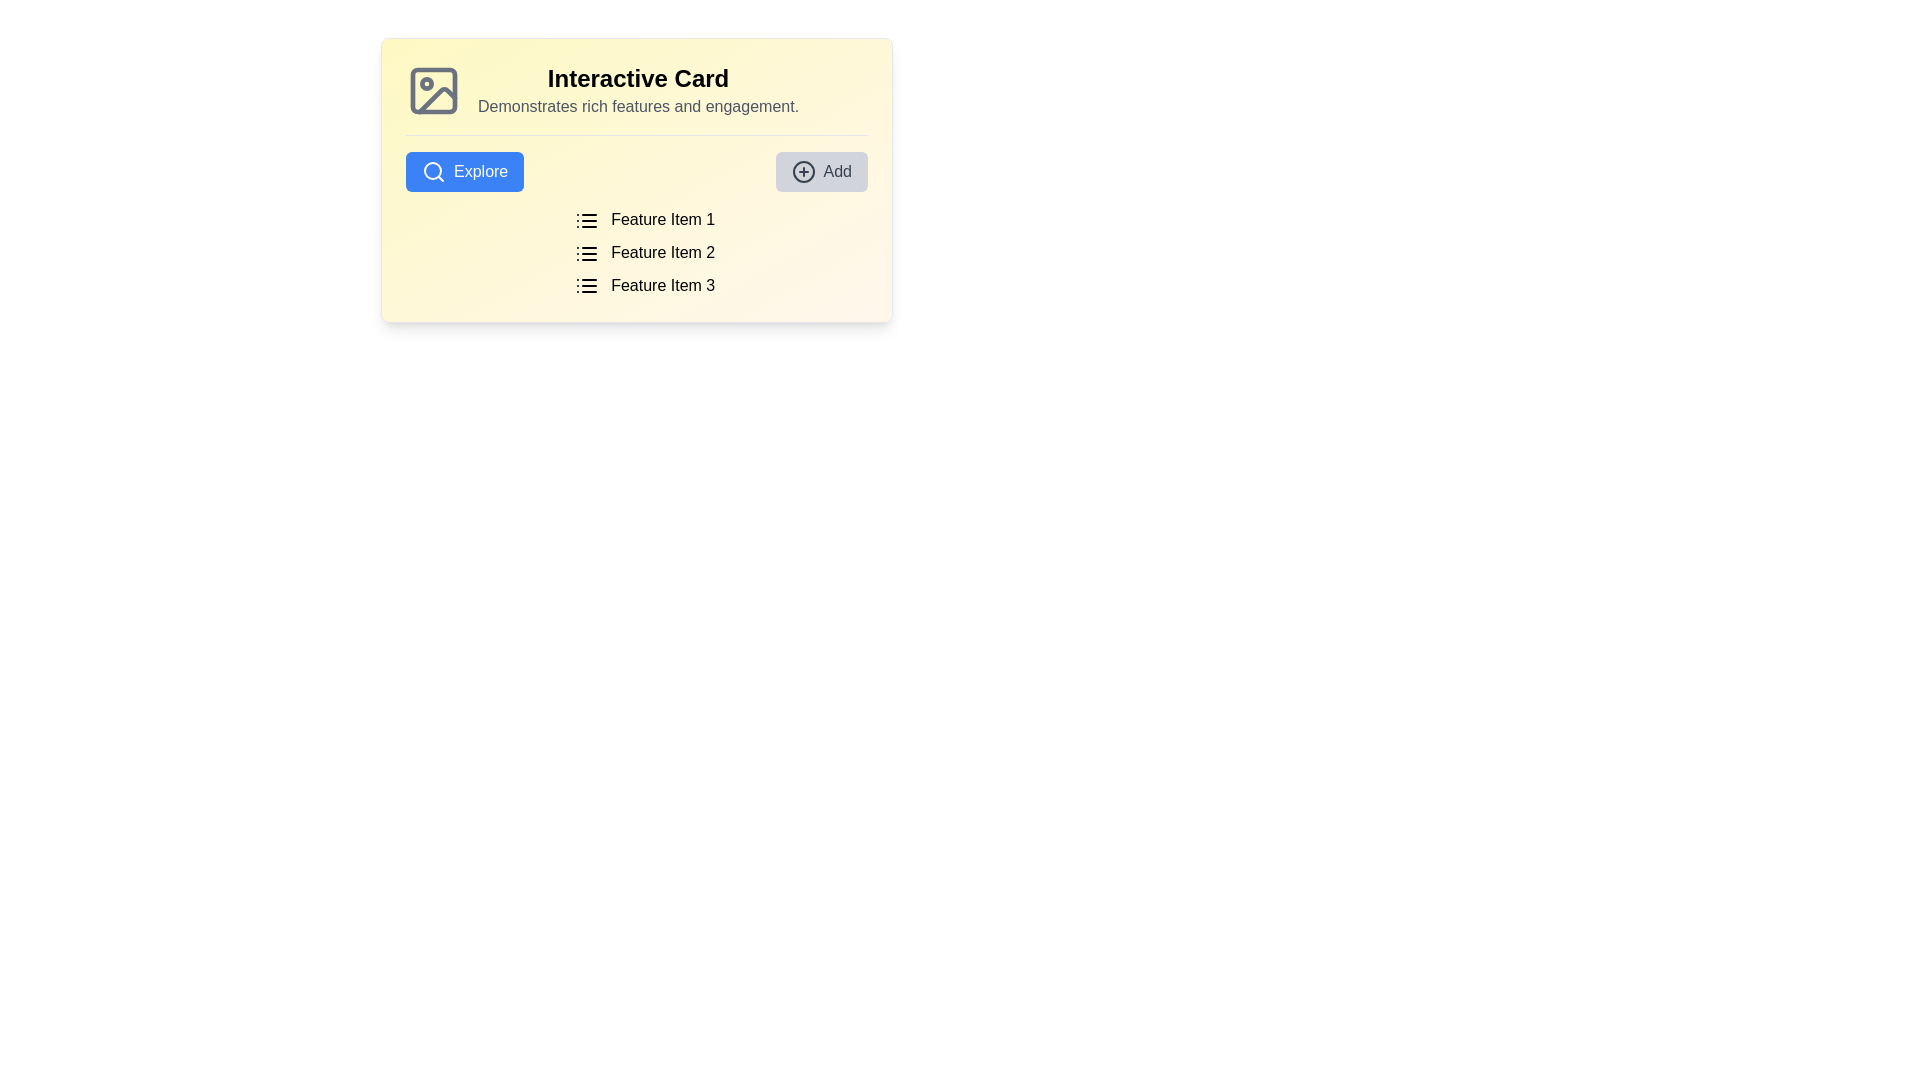  Describe the element at coordinates (821, 171) in the screenshot. I see `the 'Add' button located in the header section marked by 'Interactive Card', which has a gray background and a plus sign icon` at that location.